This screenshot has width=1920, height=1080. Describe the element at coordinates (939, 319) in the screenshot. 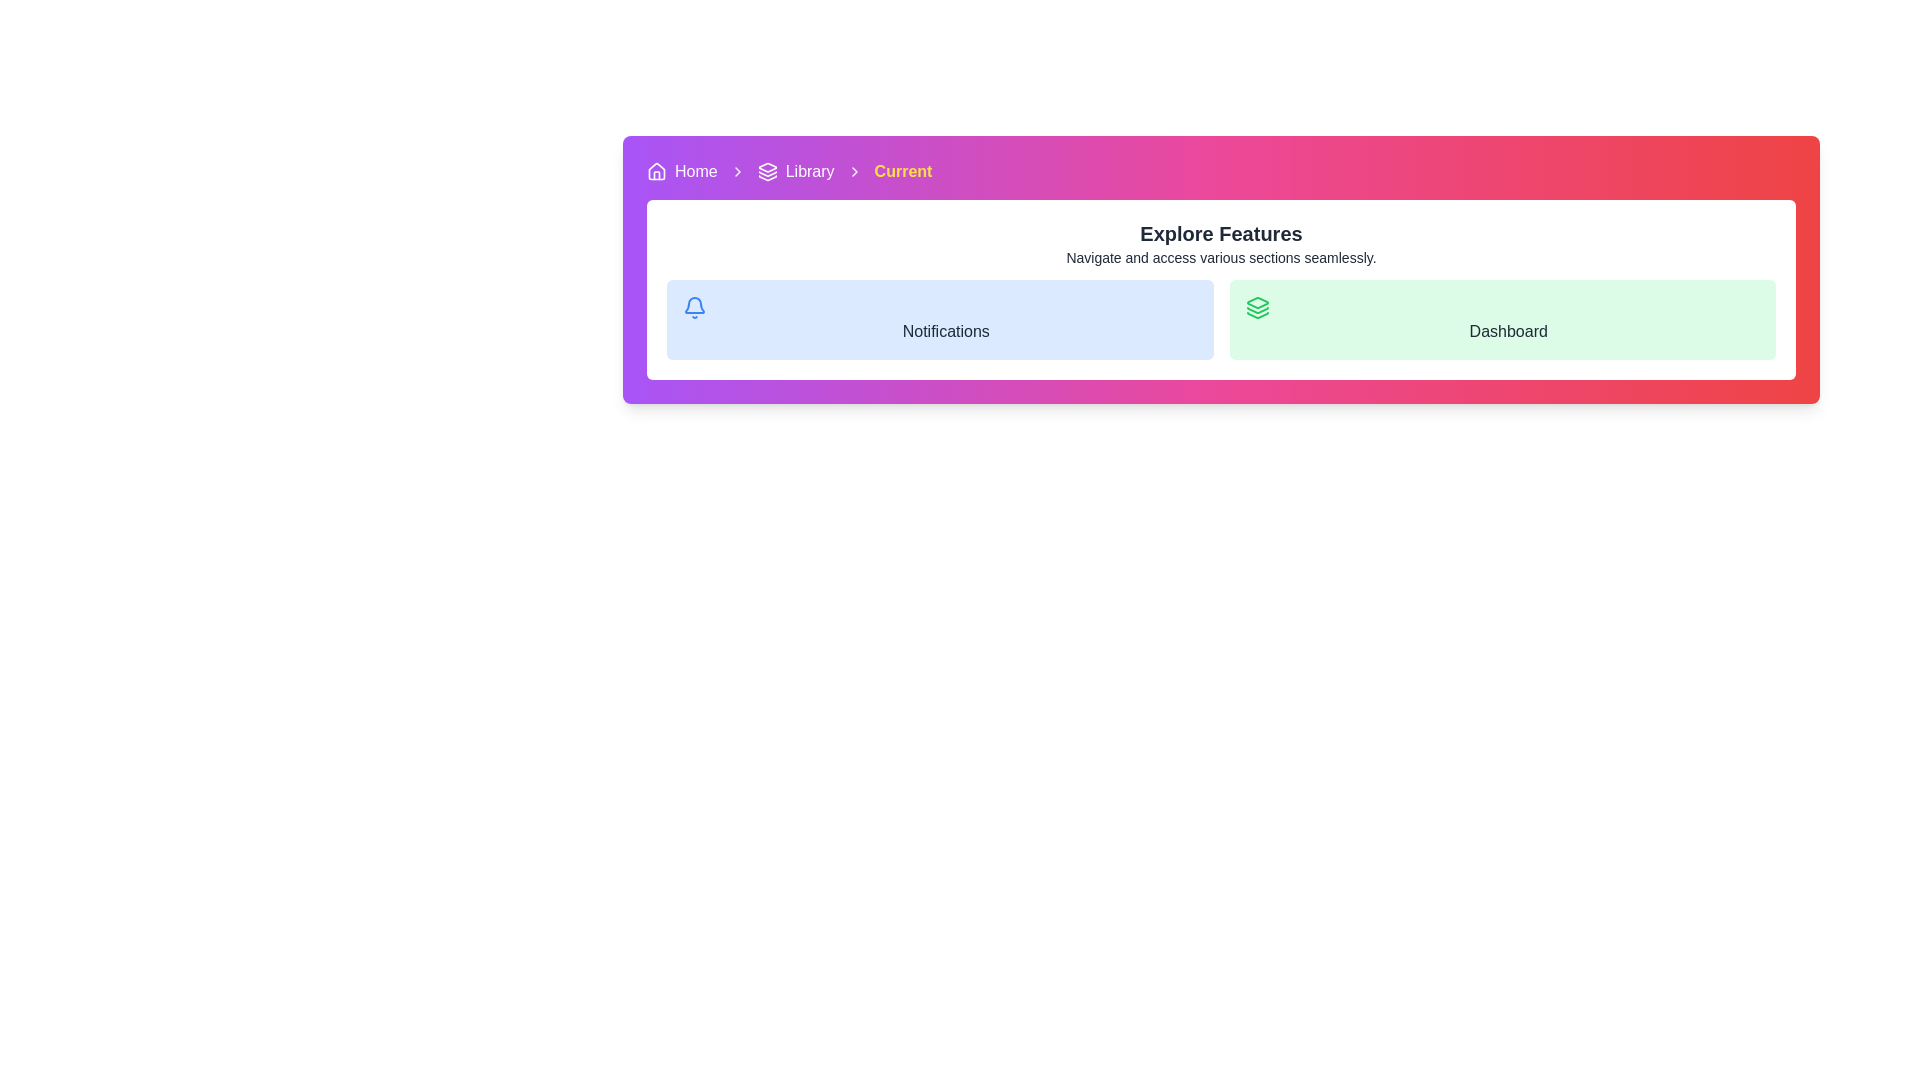

I see `the Notifications button, which has a pastel blue background and a bell icon to the left of the text 'Notifications'` at that location.